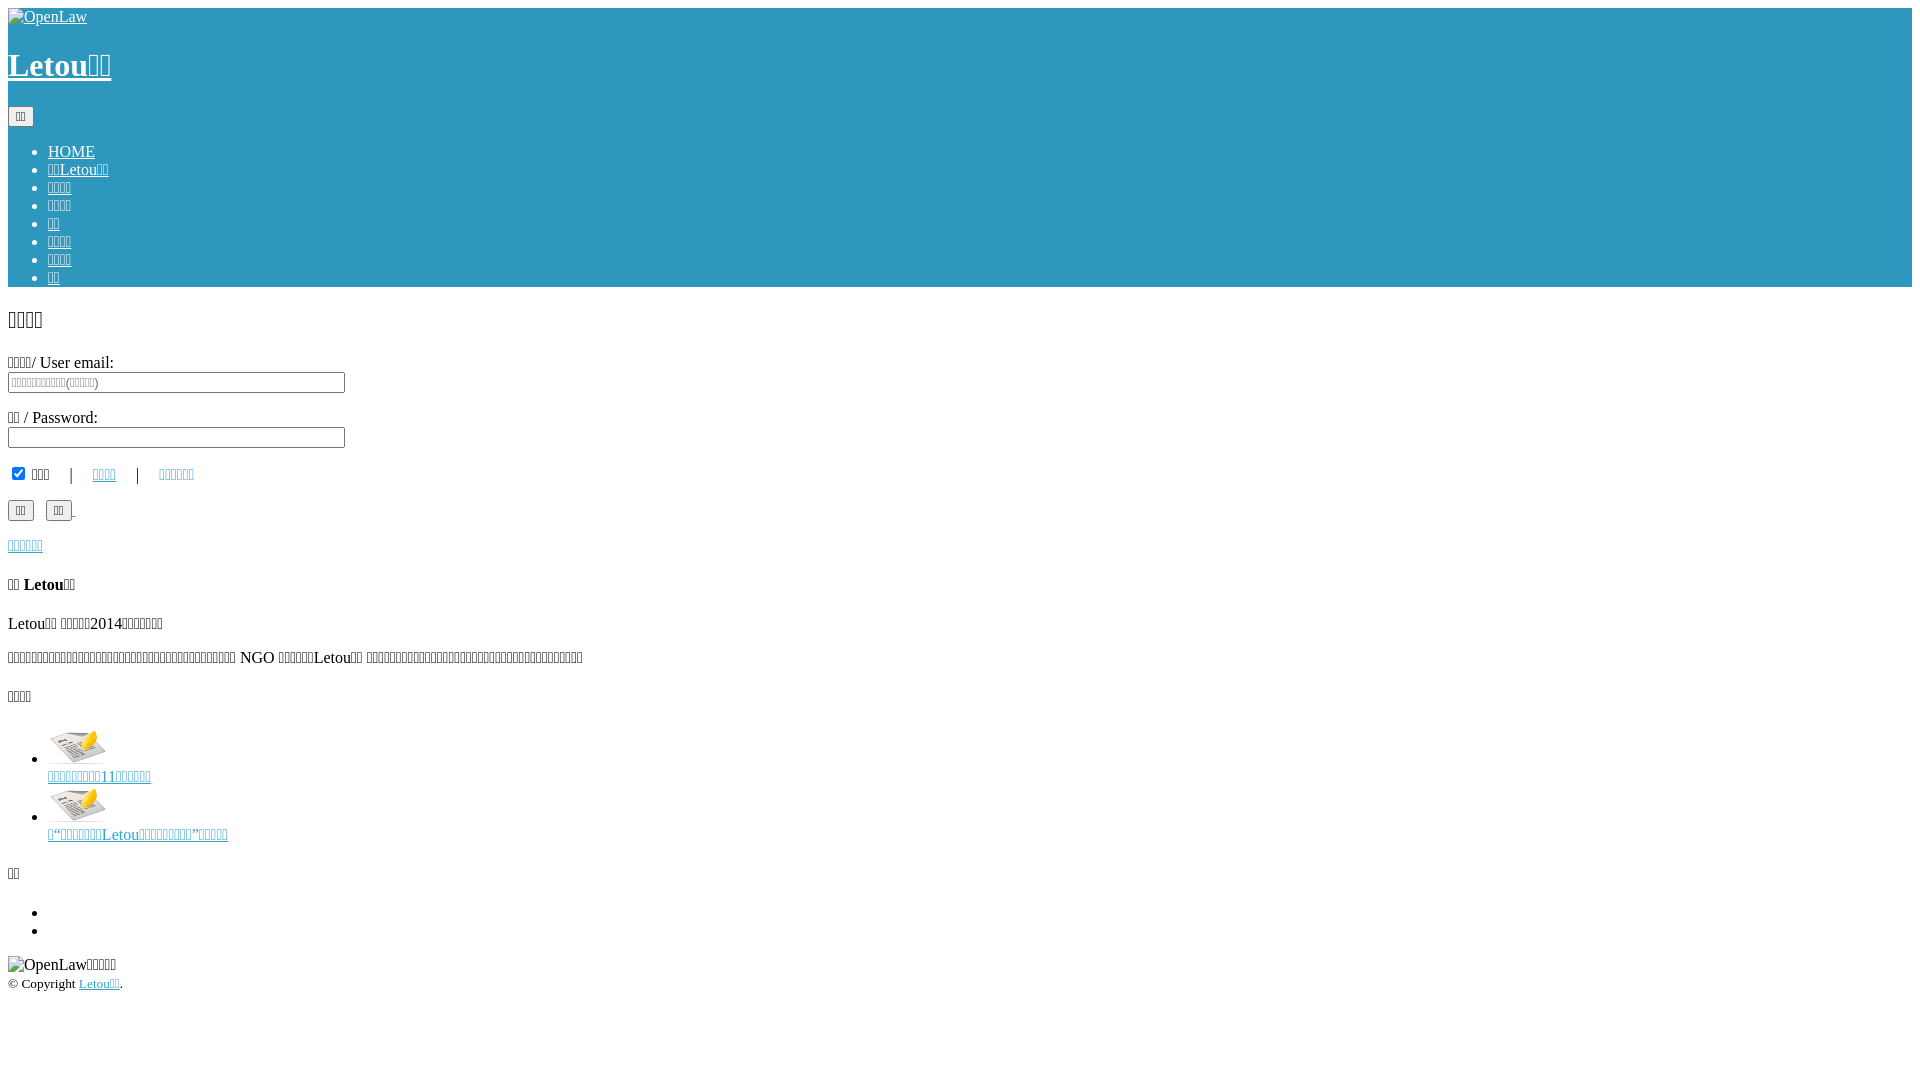 This screenshot has width=1920, height=1080. What do you see at coordinates (48, 150) in the screenshot?
I see `'HOME'` at bounding box center [48, 150].